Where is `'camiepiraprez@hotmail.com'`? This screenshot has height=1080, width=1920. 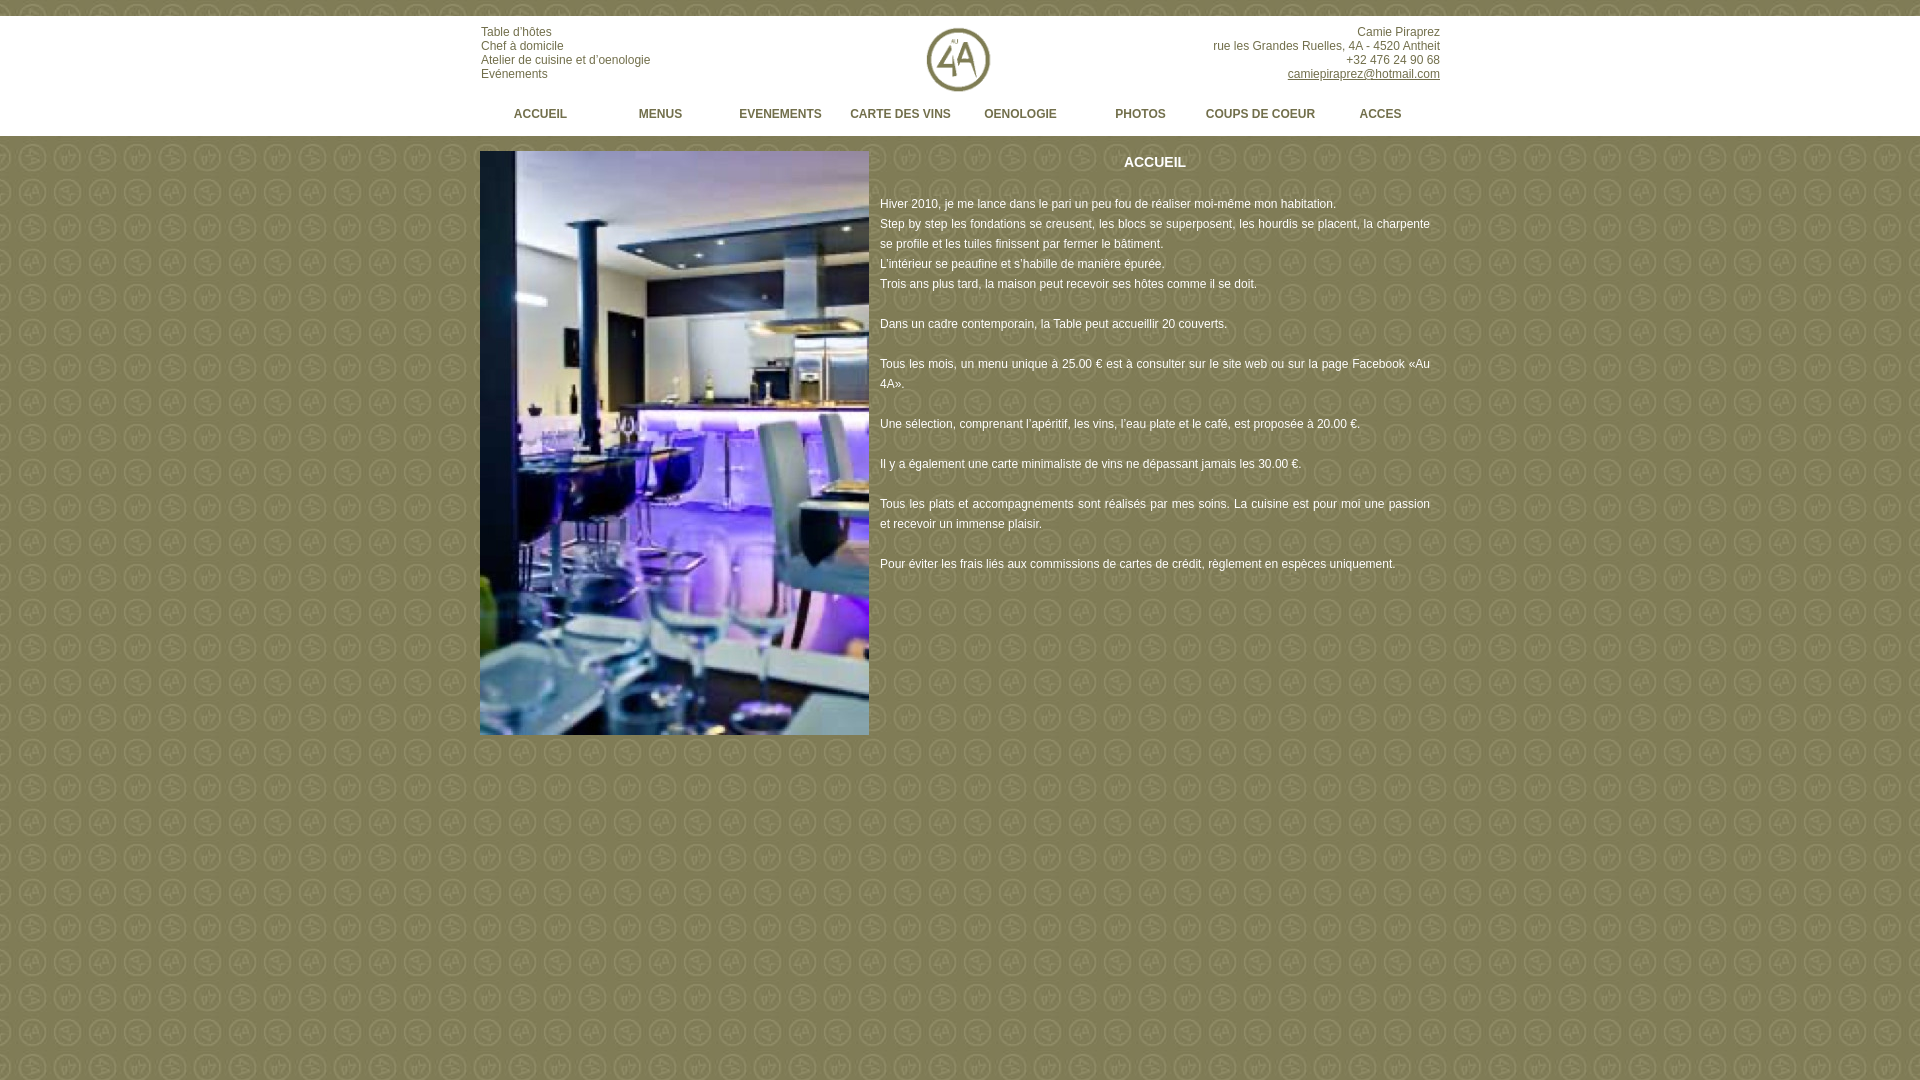 'camiepiraprez@hotmail.com' is located at coordinates (1287, 72).